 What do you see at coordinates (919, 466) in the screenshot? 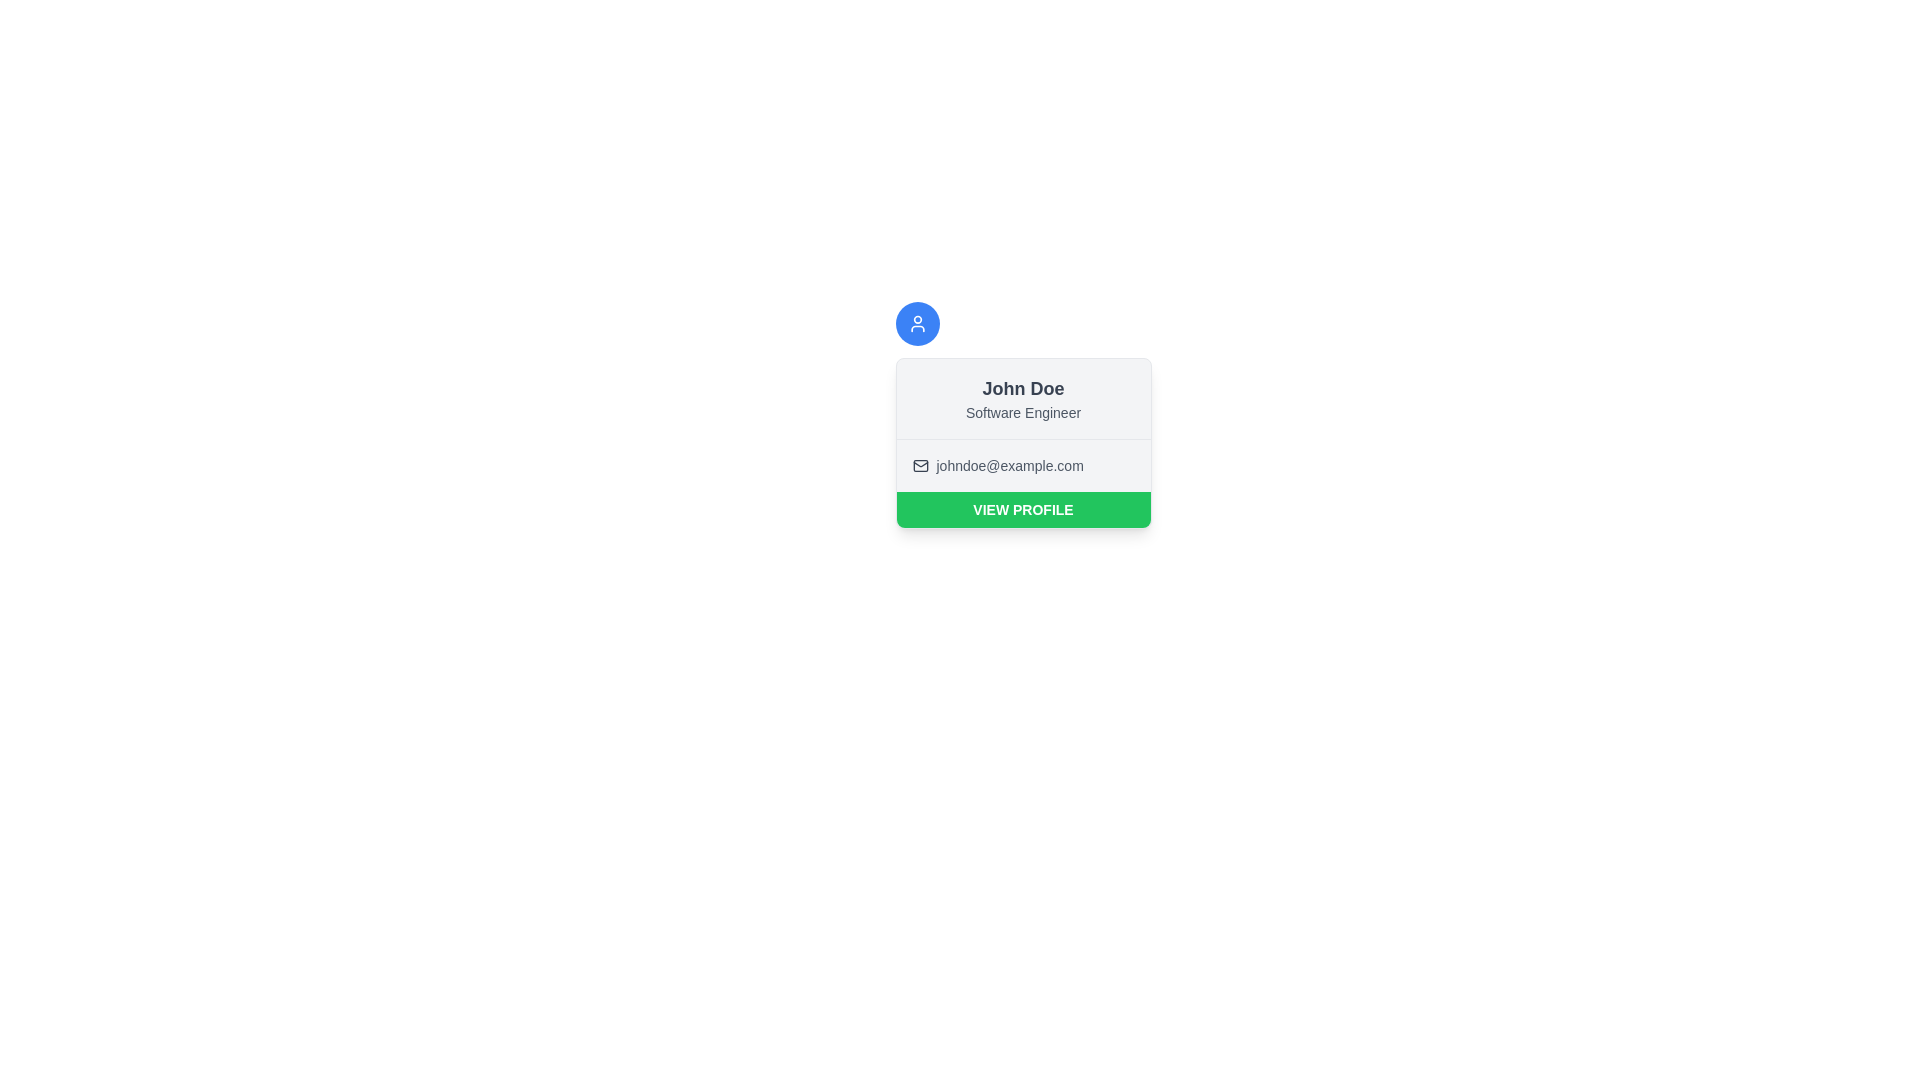
I see `the email icon located within the profile card, which visually indicates the adjacent email address 'johndoe@example.com'` at bounding box center [919, 466].